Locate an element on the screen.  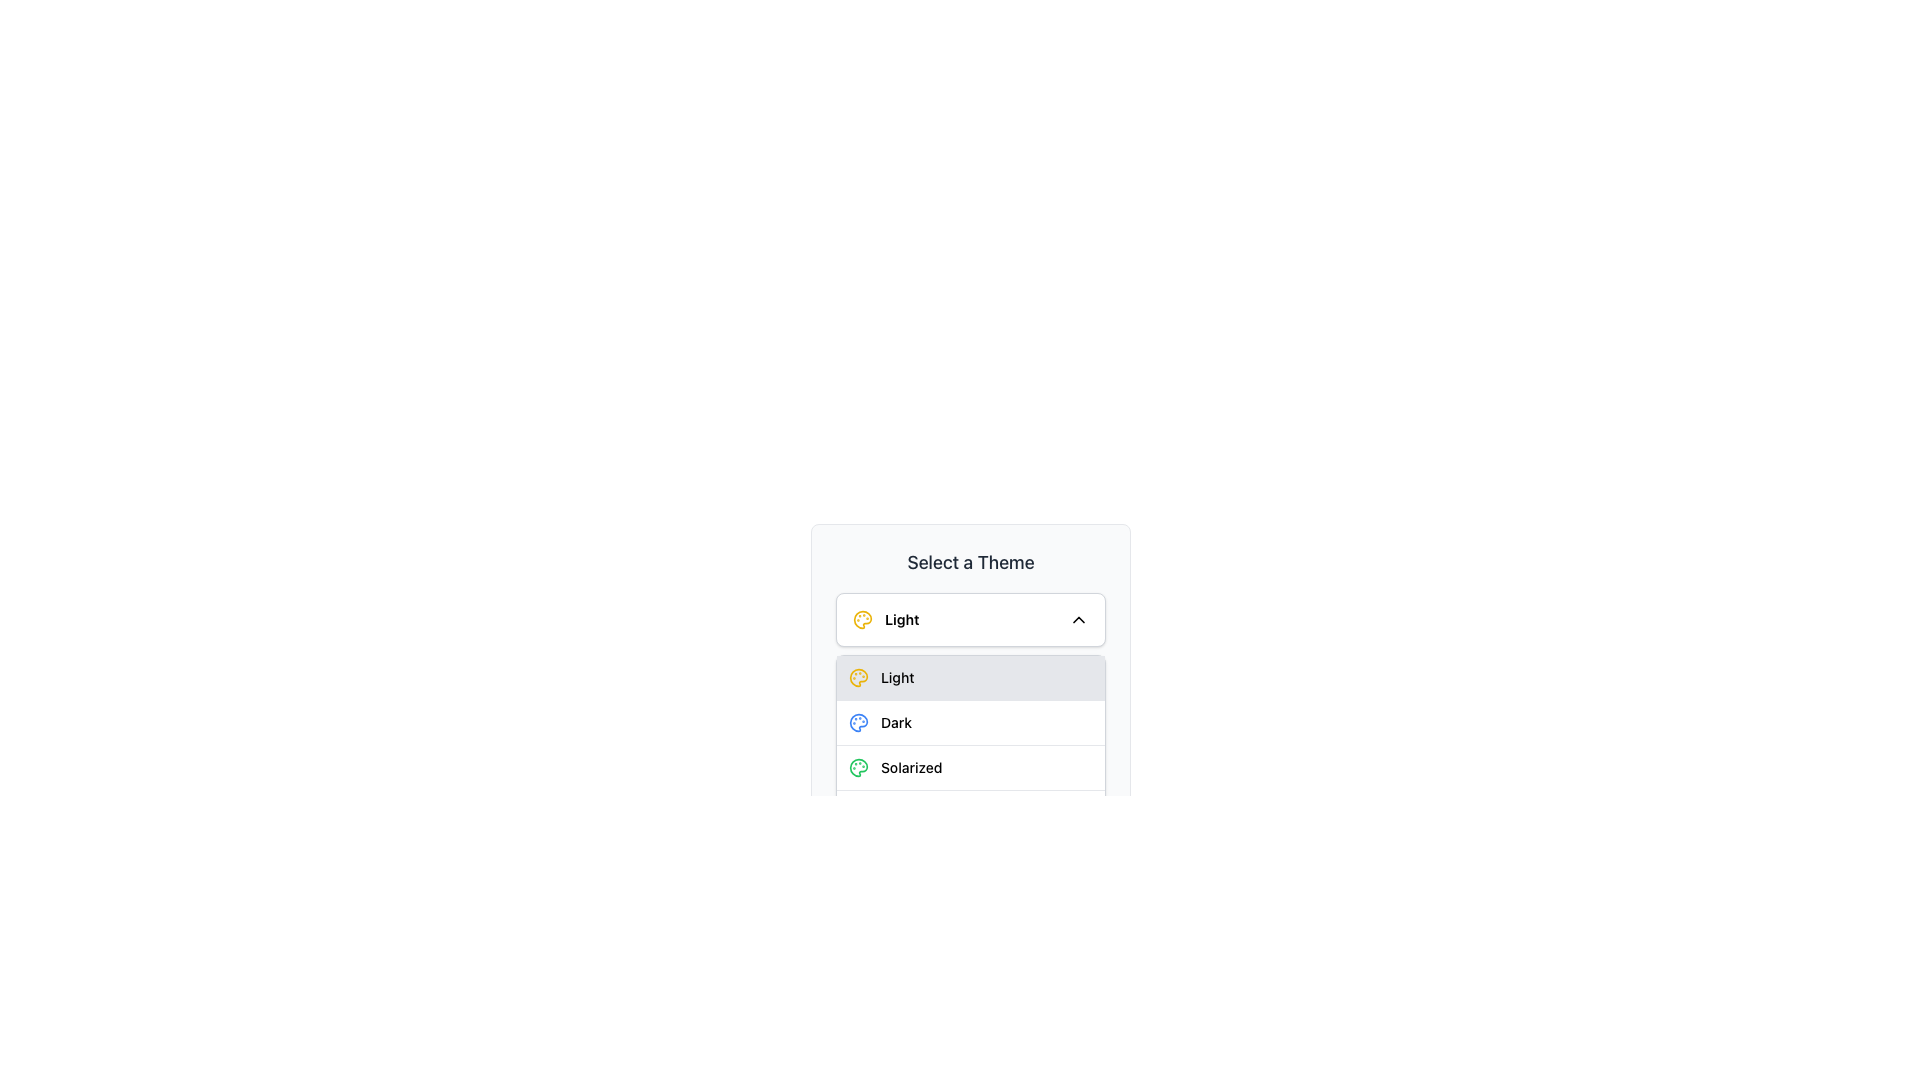
the second vector representation of the blue-themed palette icon within the 'Select a Theme' dropdown menu is located at coordinates (859, 722).